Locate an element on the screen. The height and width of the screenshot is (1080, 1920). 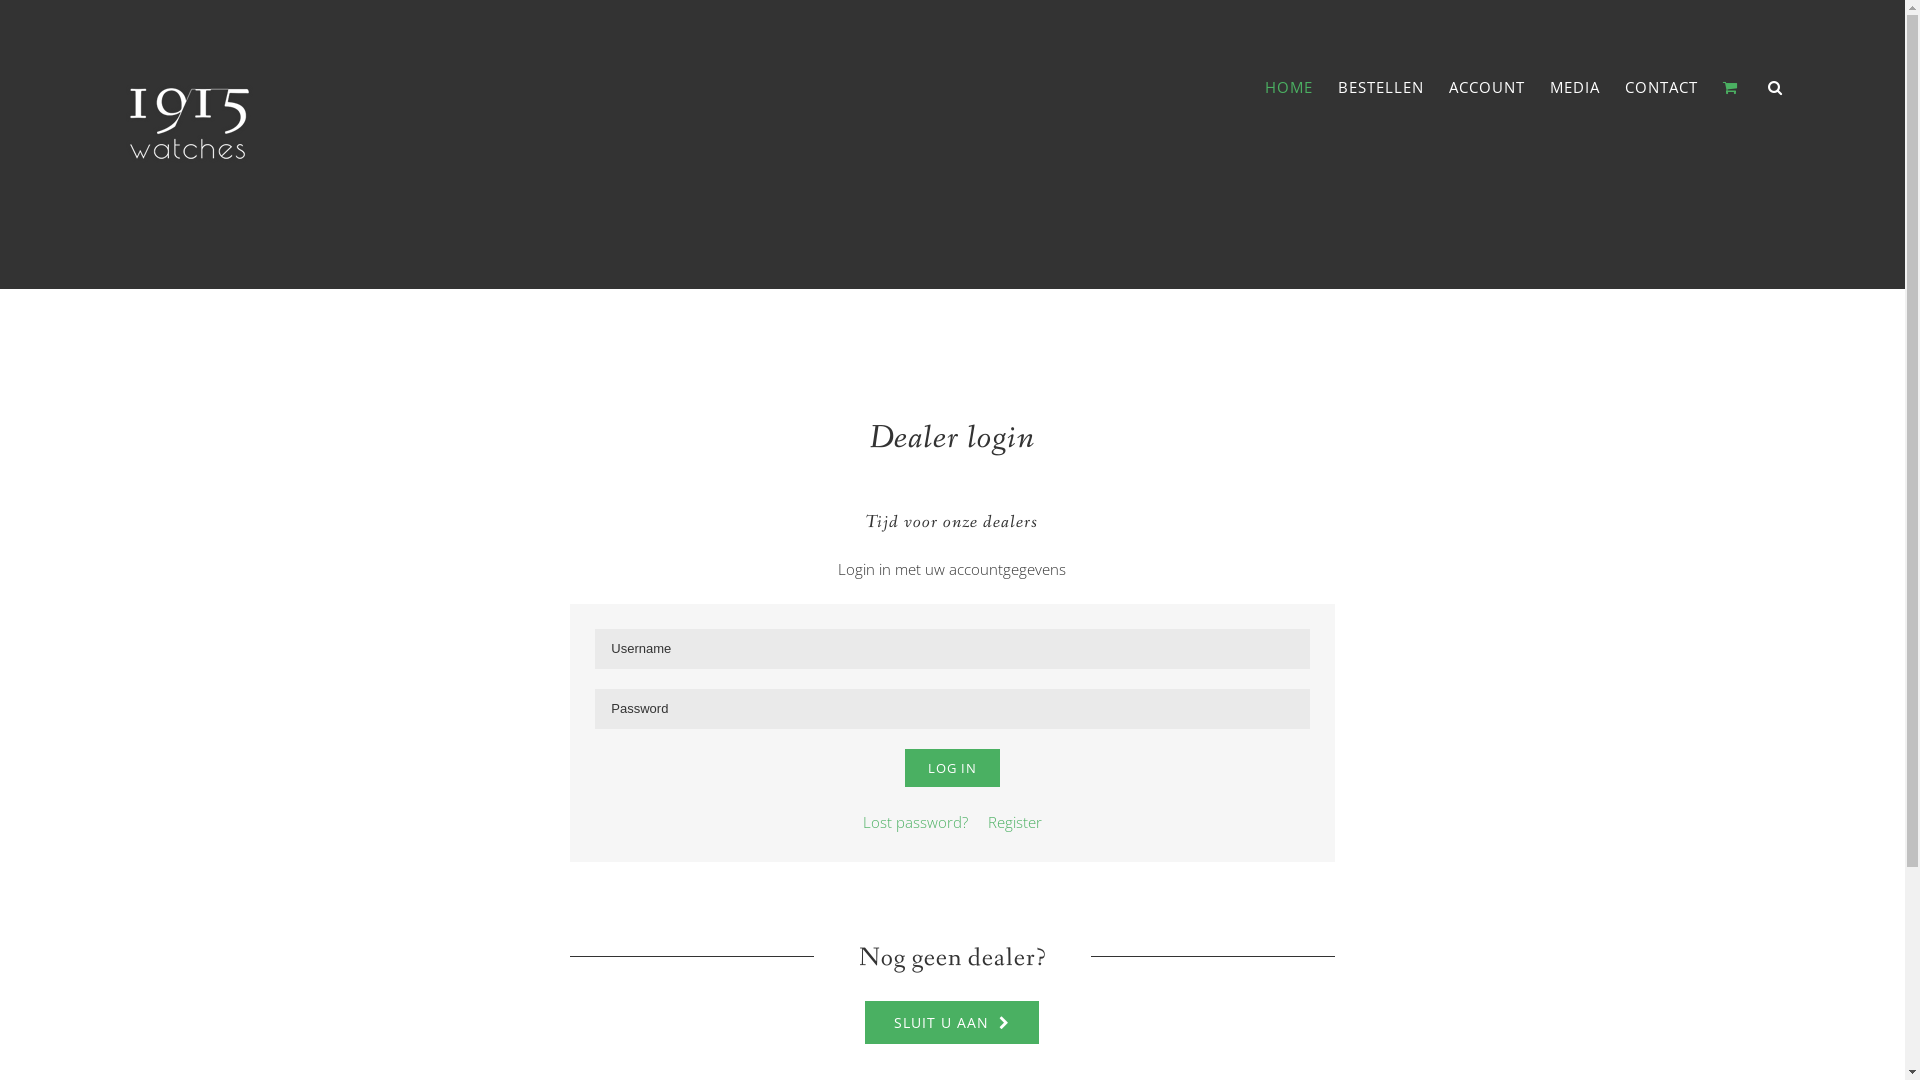
'ACCOUNT' is located at coordinates (1487, 86).